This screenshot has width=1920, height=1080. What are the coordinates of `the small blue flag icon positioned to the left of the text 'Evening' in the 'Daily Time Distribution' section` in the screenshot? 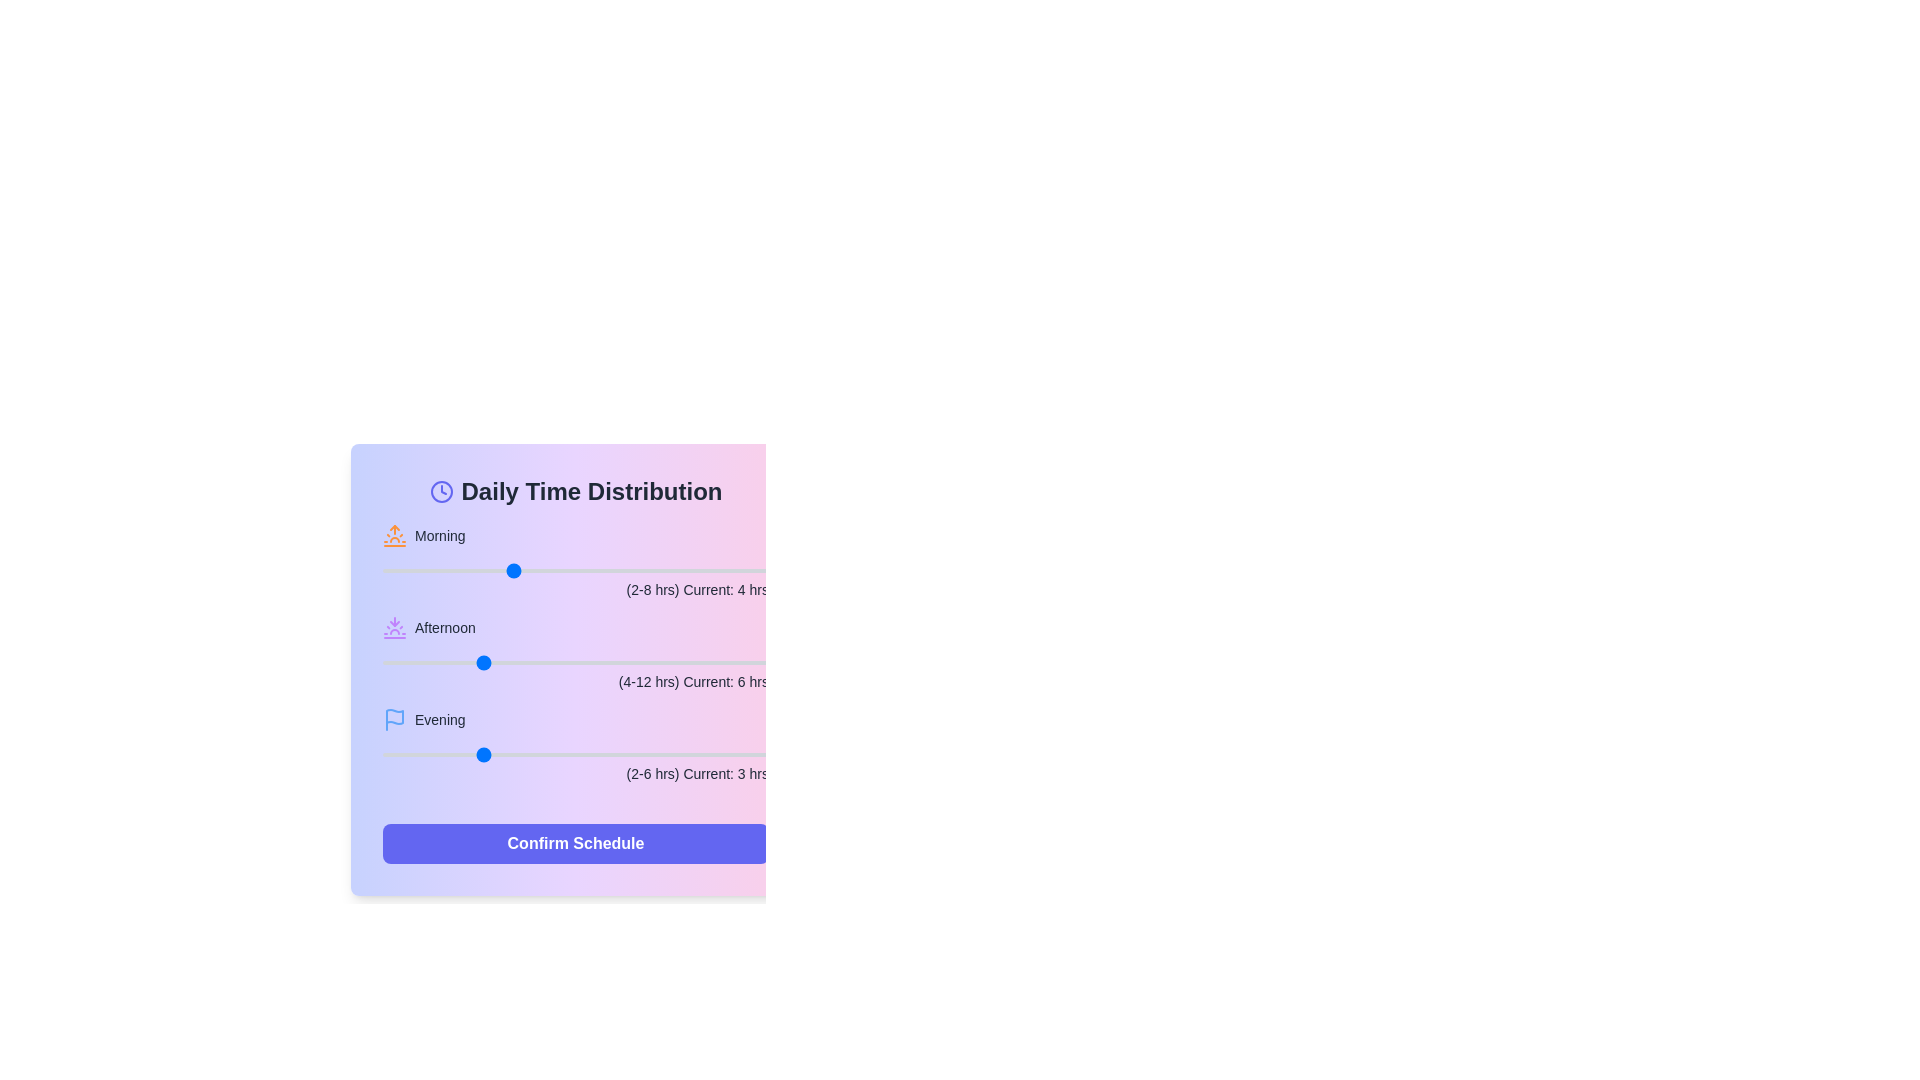 It's located at (394, 720).